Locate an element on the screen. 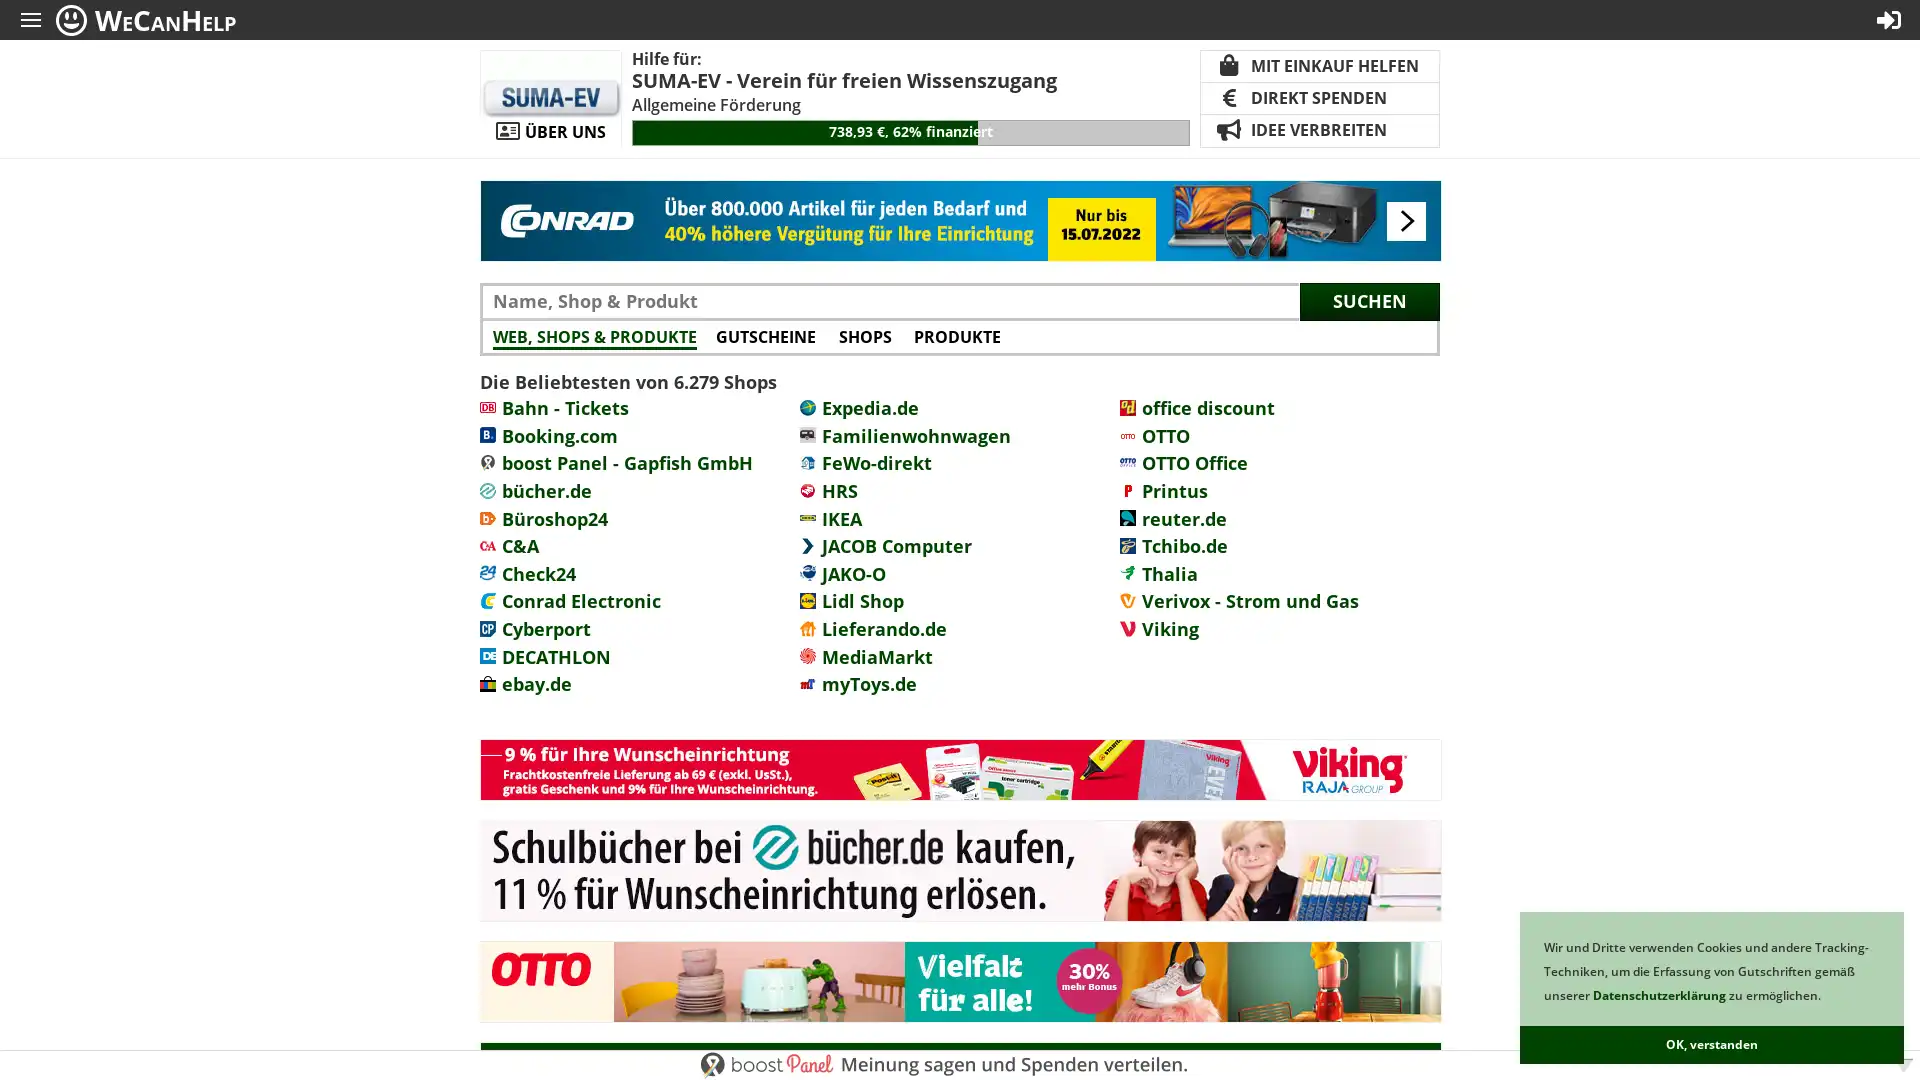  dismiss cookie message is located at coordinates (1711, 1044).